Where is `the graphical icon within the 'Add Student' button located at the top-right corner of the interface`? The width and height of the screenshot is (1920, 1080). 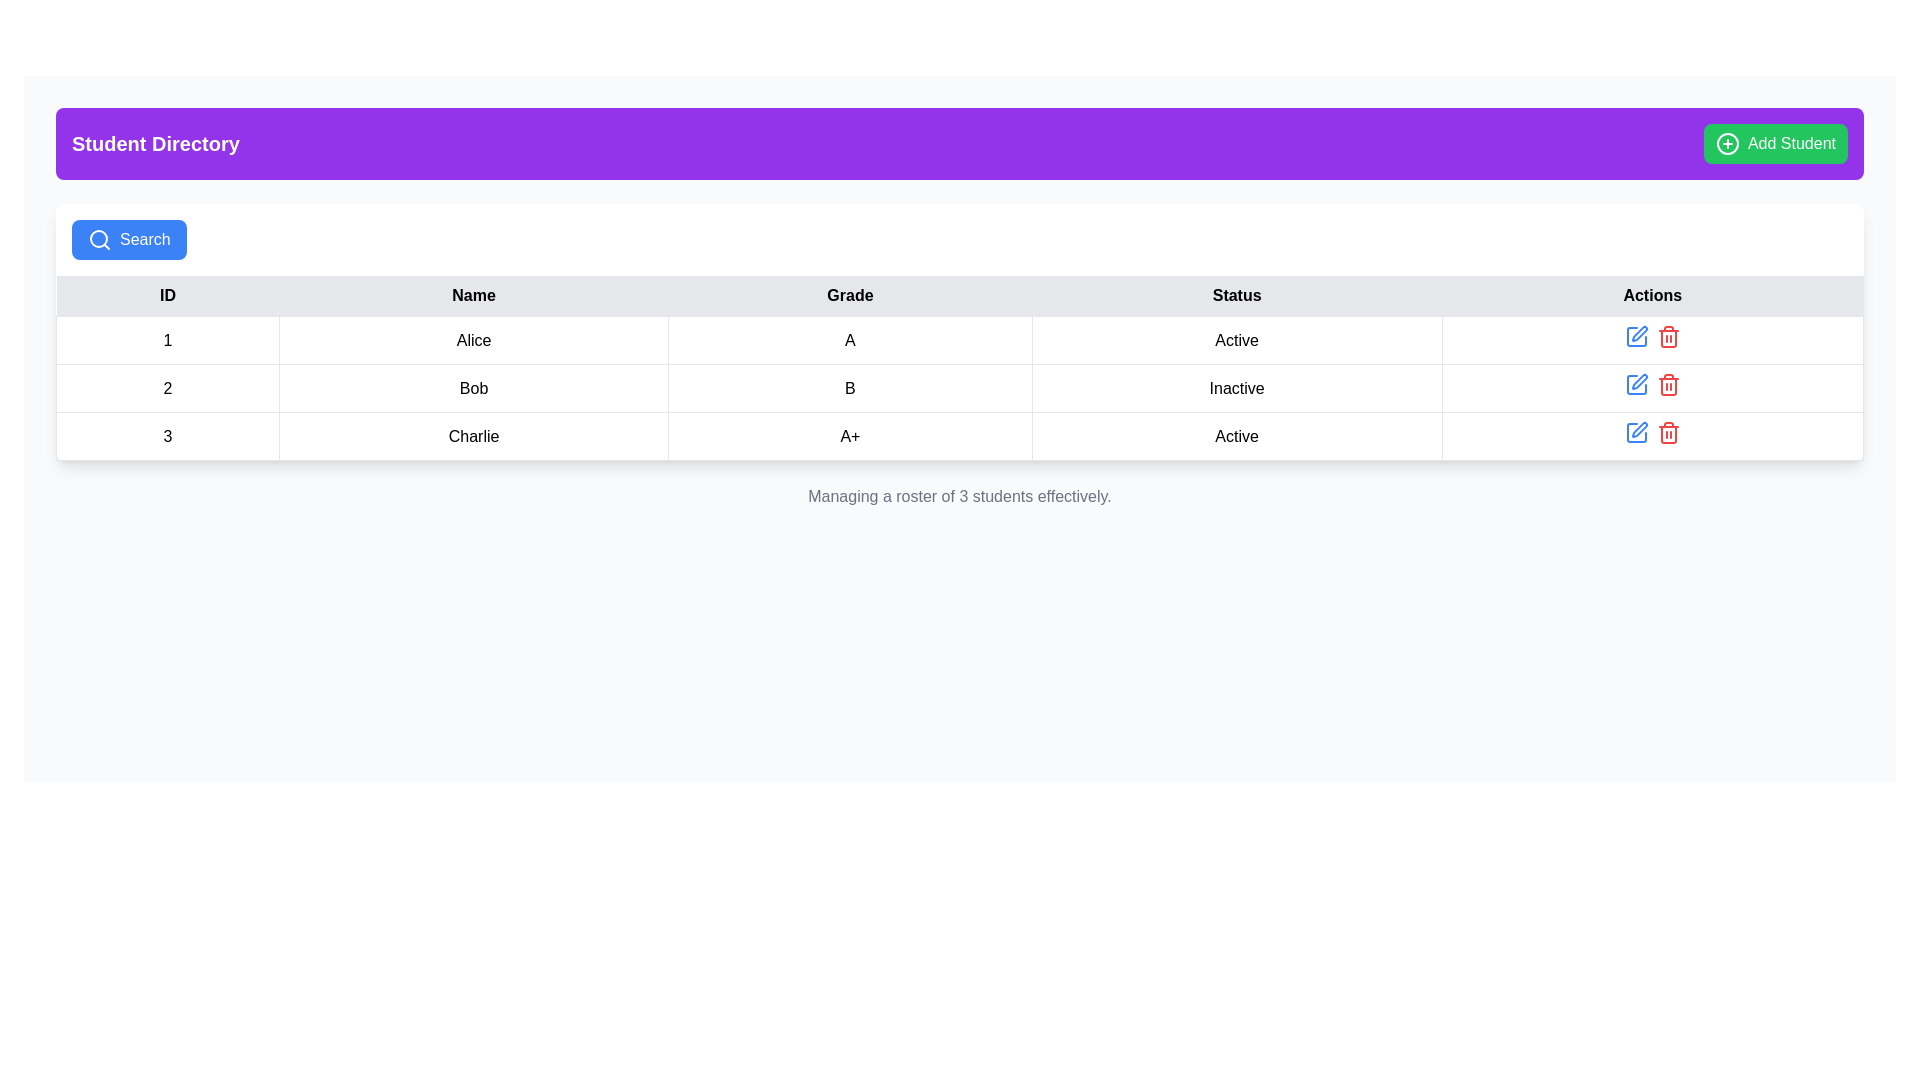
the graphical icon within the 'Add Student' button located at the top-right corner of the interface is located at coordinates (1727, 142).